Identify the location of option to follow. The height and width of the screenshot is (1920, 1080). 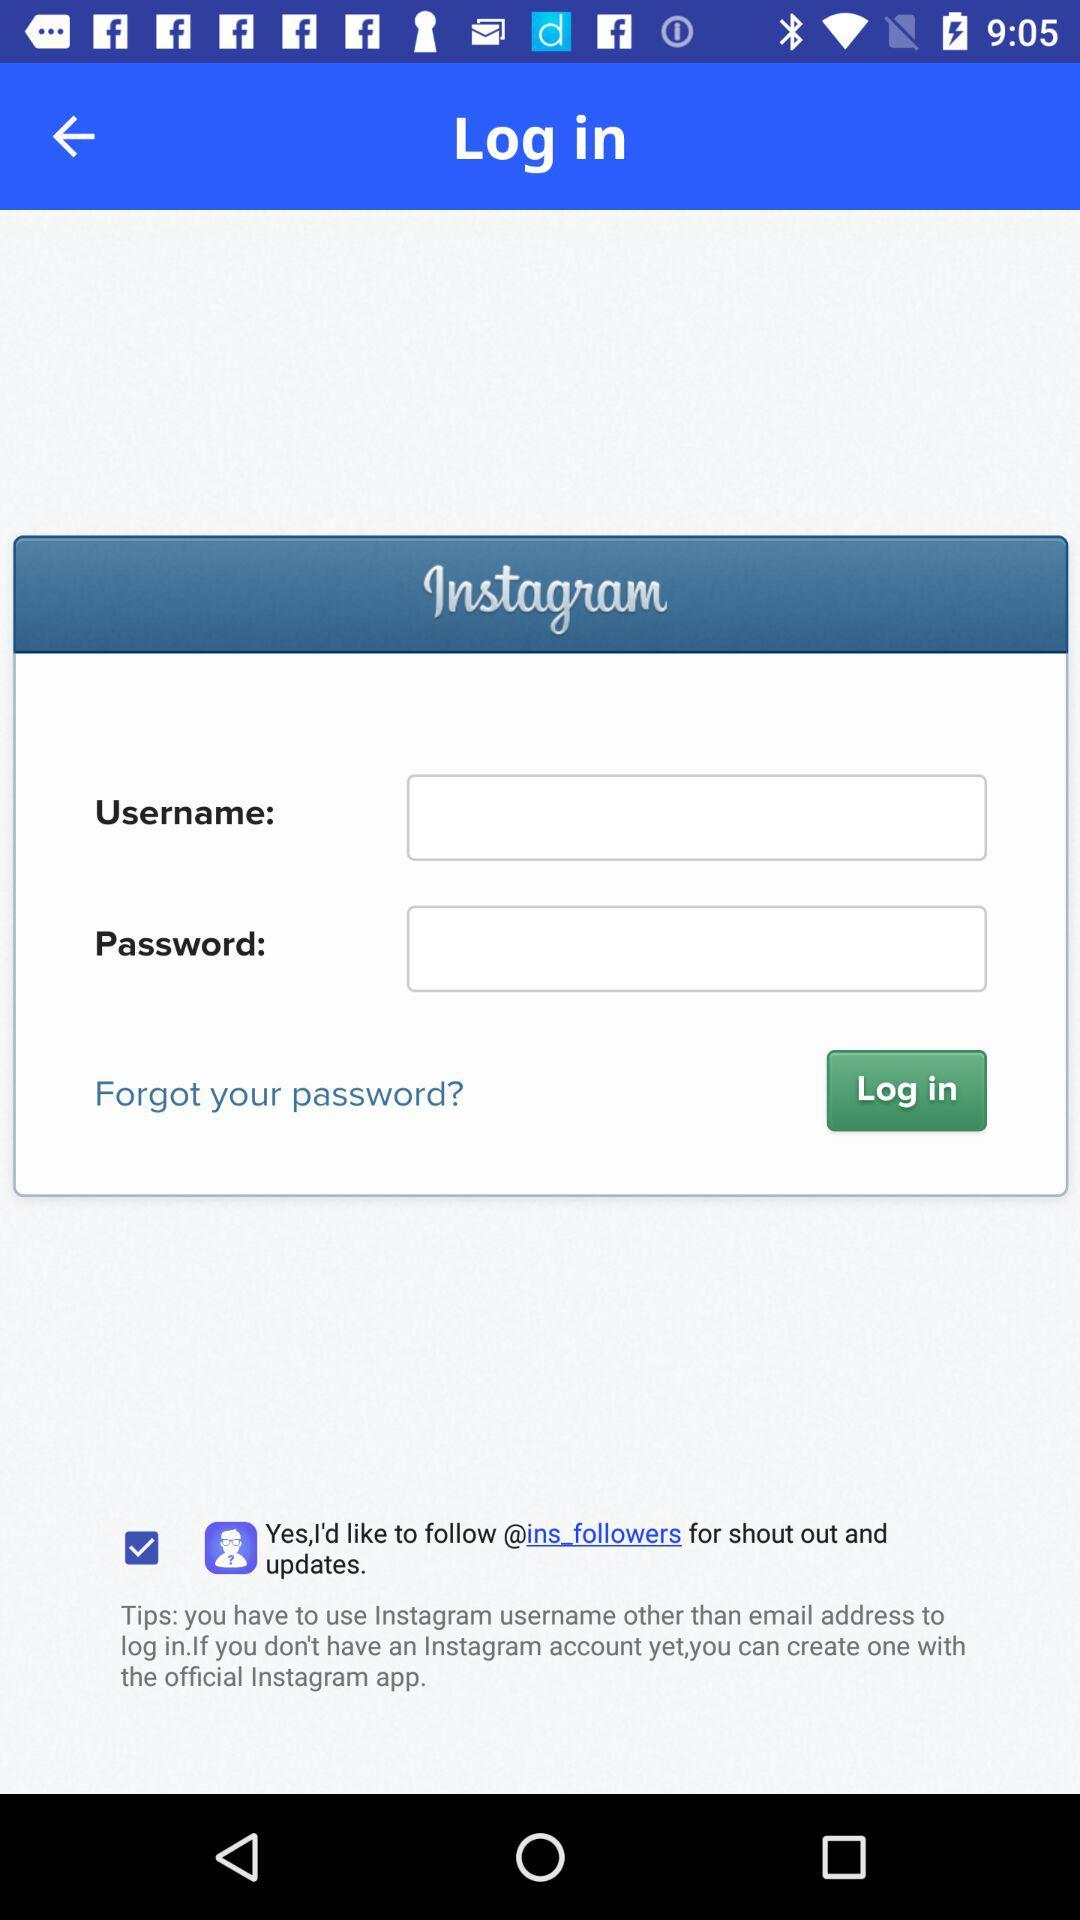
(140, 1547).